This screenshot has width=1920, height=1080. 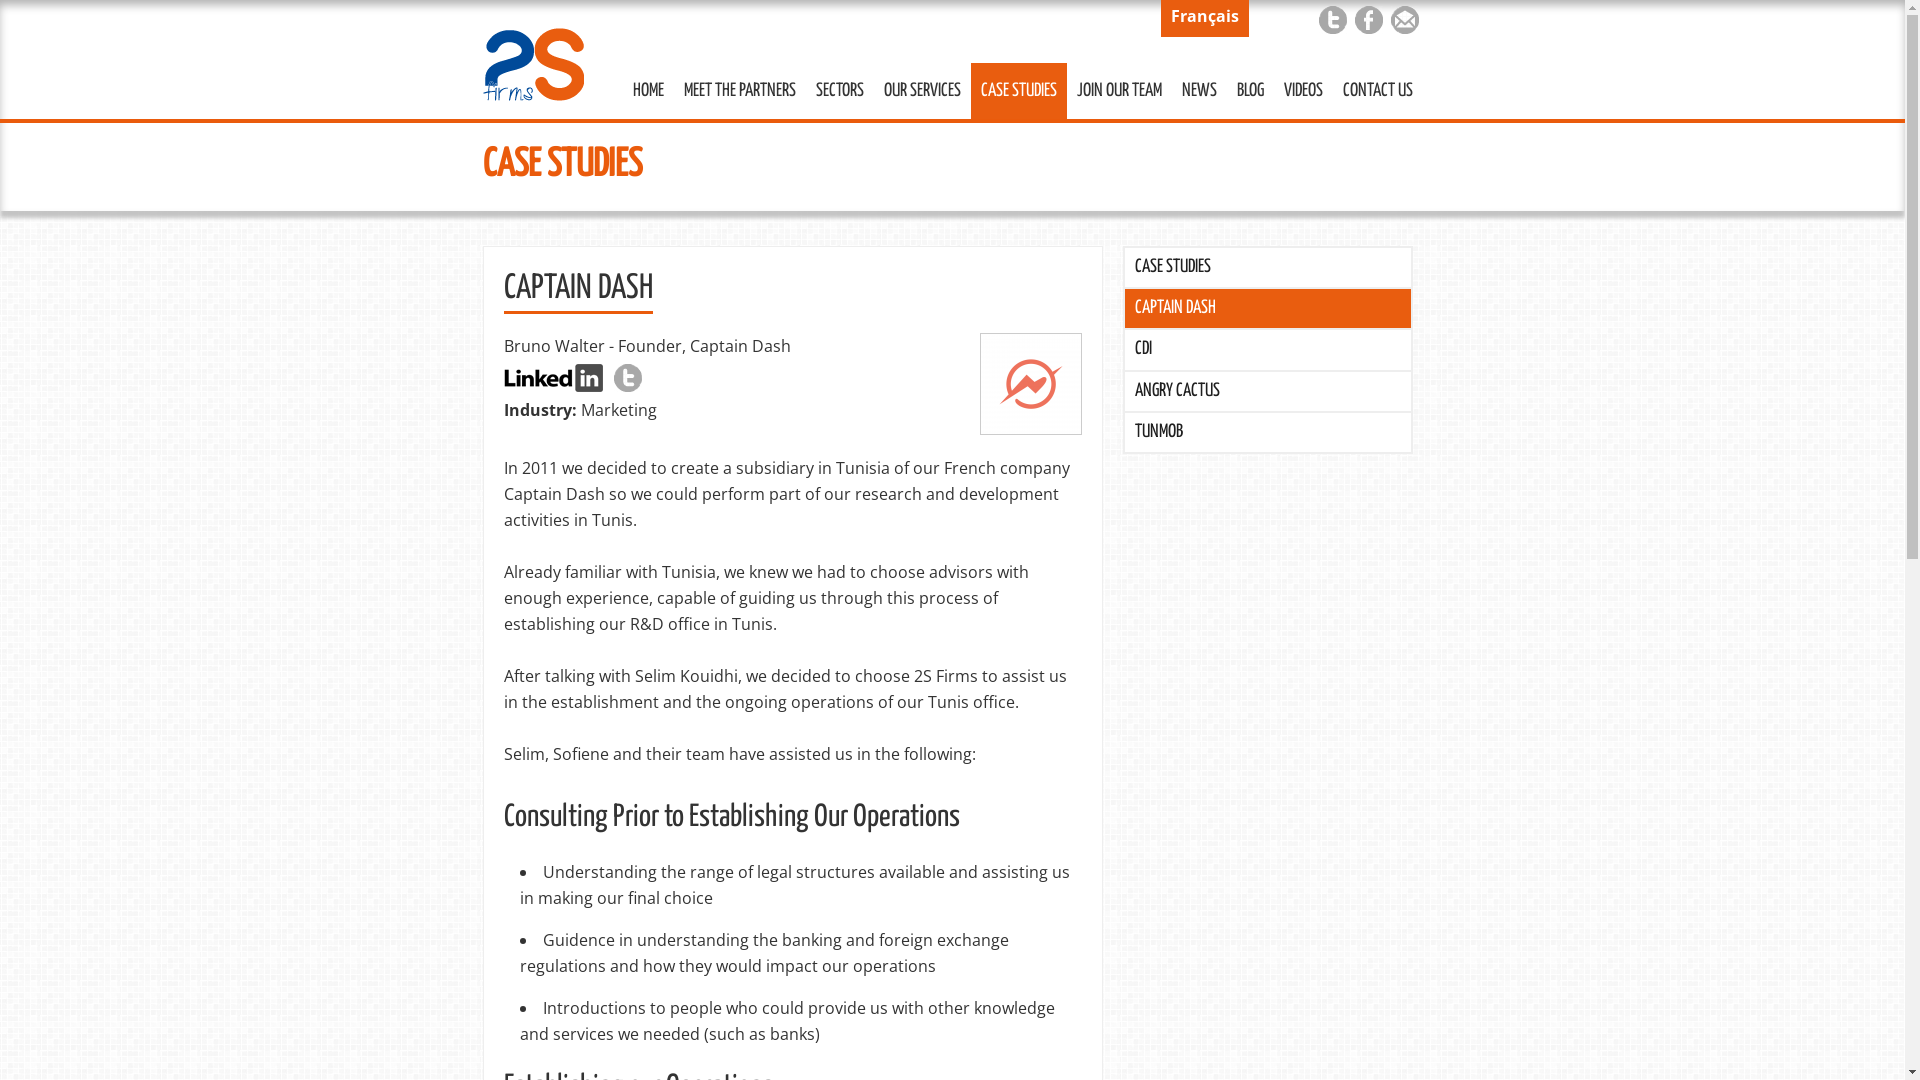 What do you see at coordinates (908, 2) in the screenshot?
I see `'Skip to main content'` at bounding box center [908, 2].